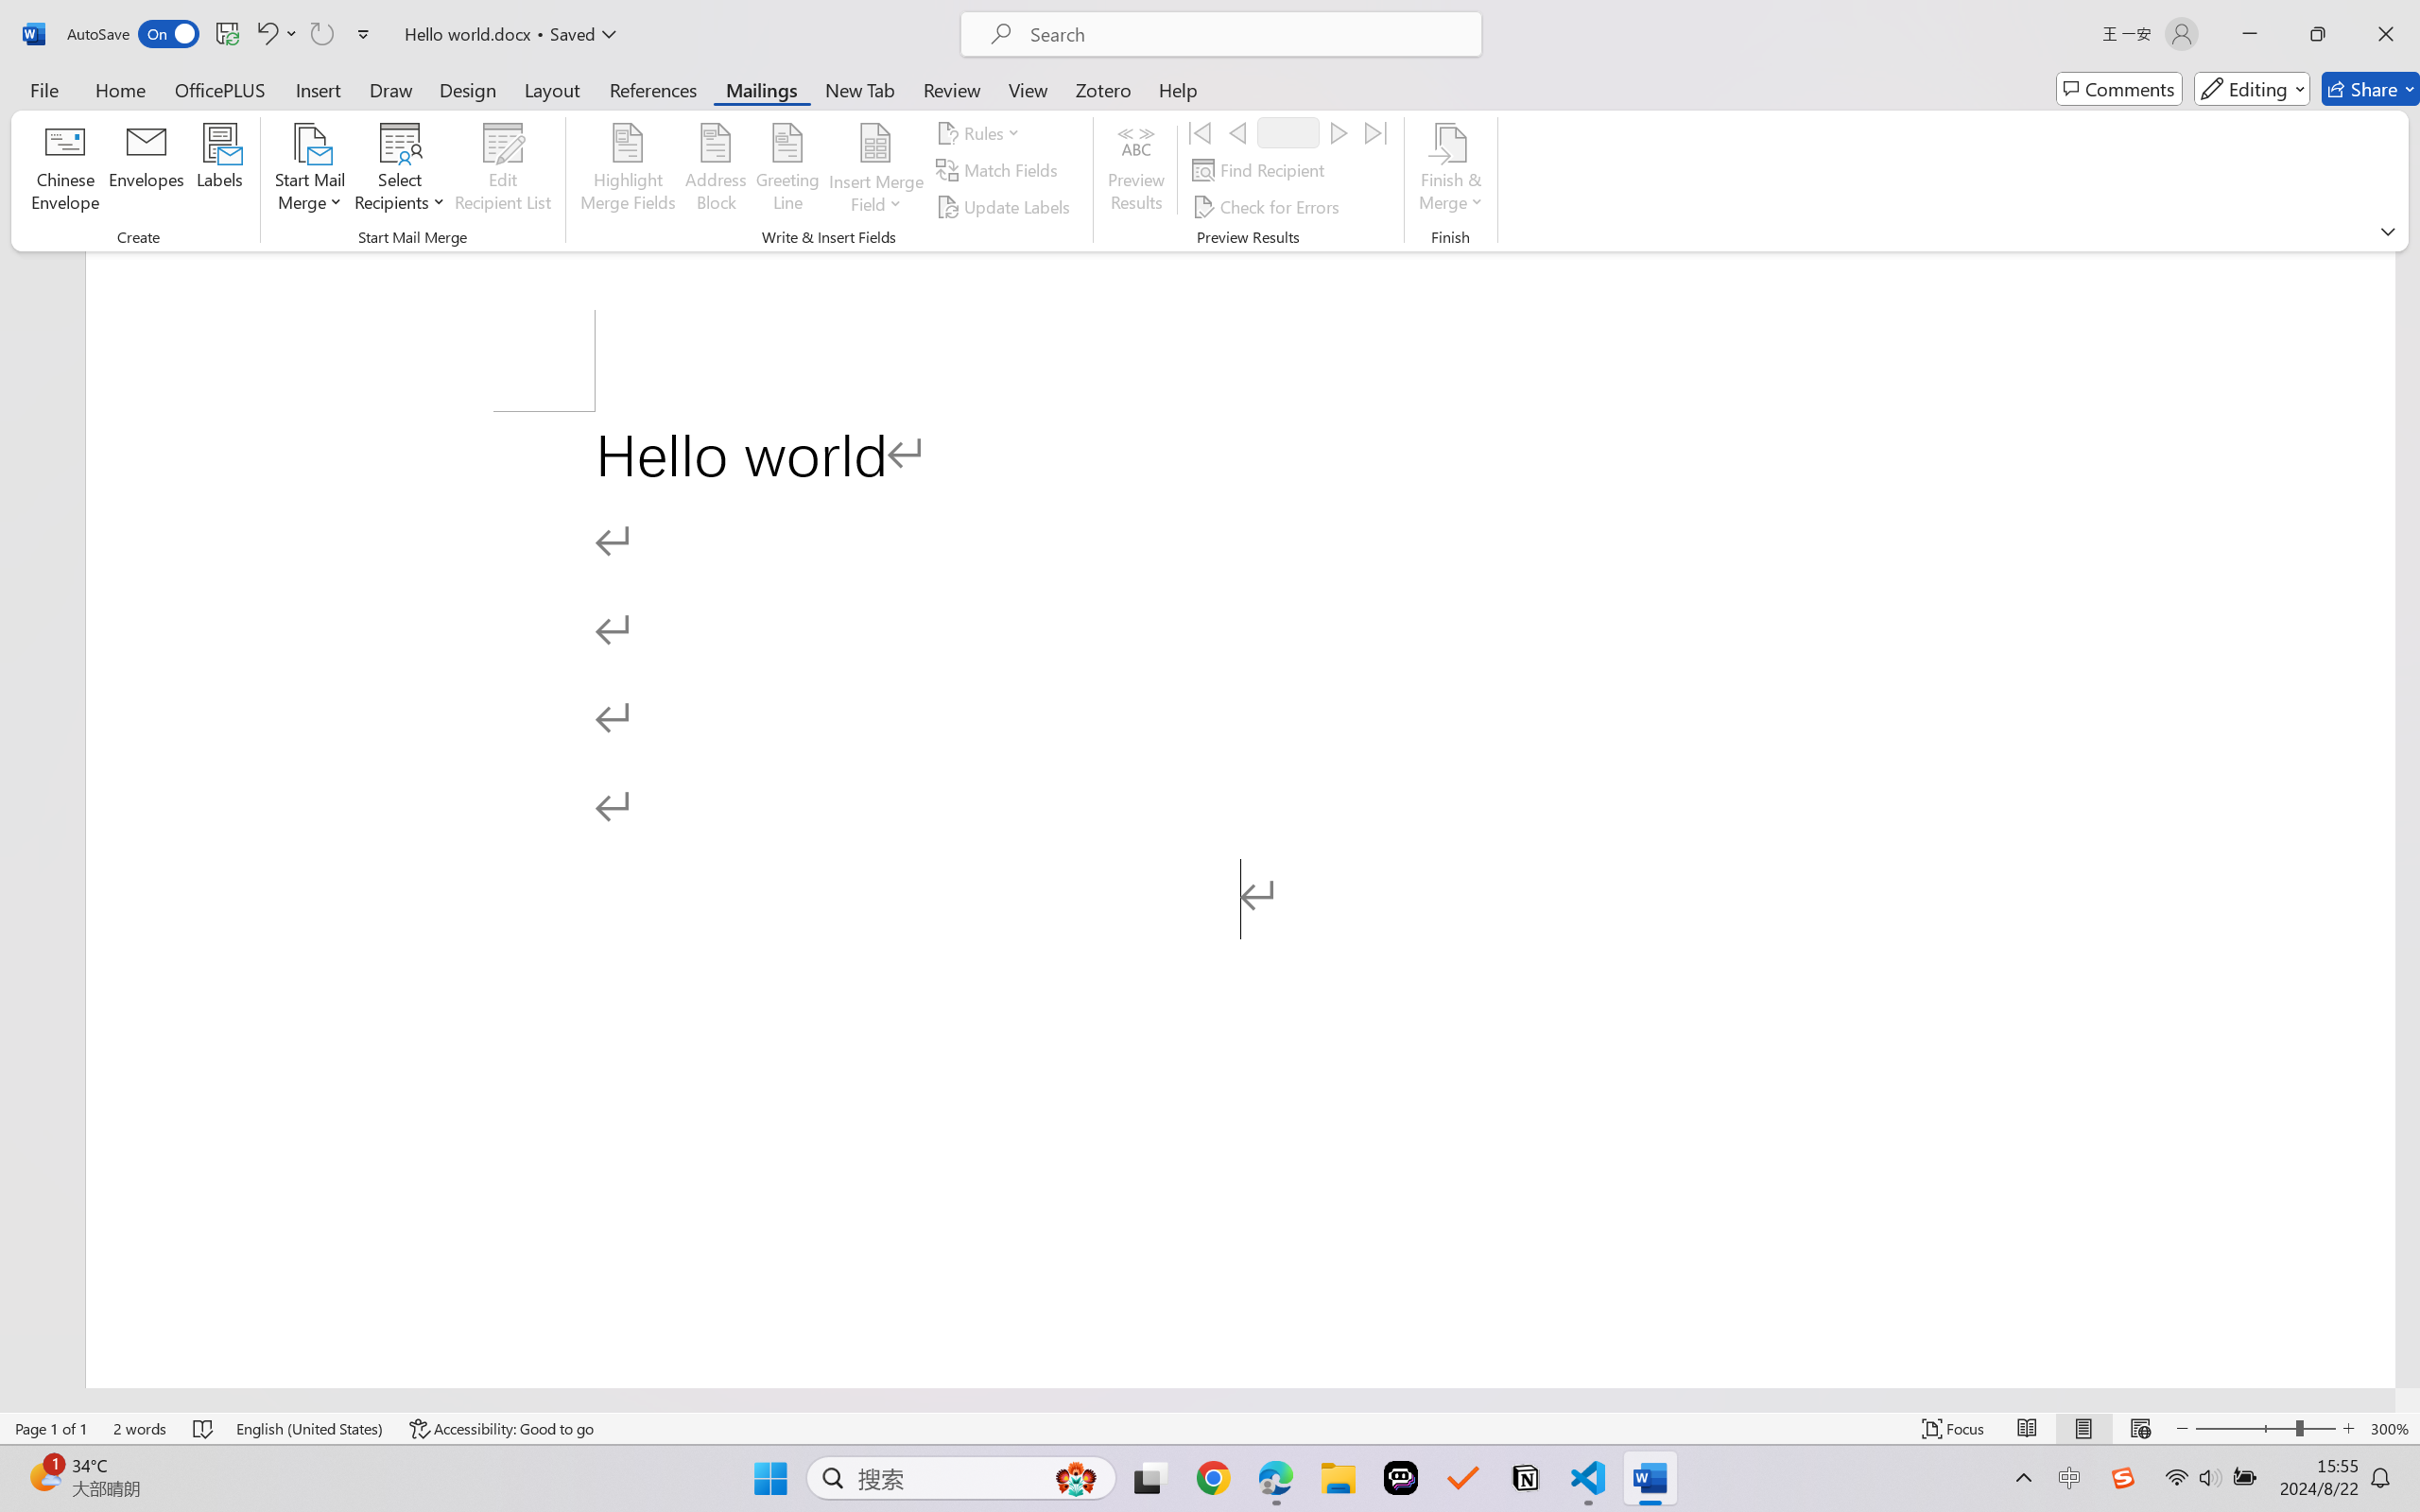 The image size is (2420, 1512). Describe the element at coordinates (1004, 207) in the screenshot. I see `'Update Labels'` at that location.